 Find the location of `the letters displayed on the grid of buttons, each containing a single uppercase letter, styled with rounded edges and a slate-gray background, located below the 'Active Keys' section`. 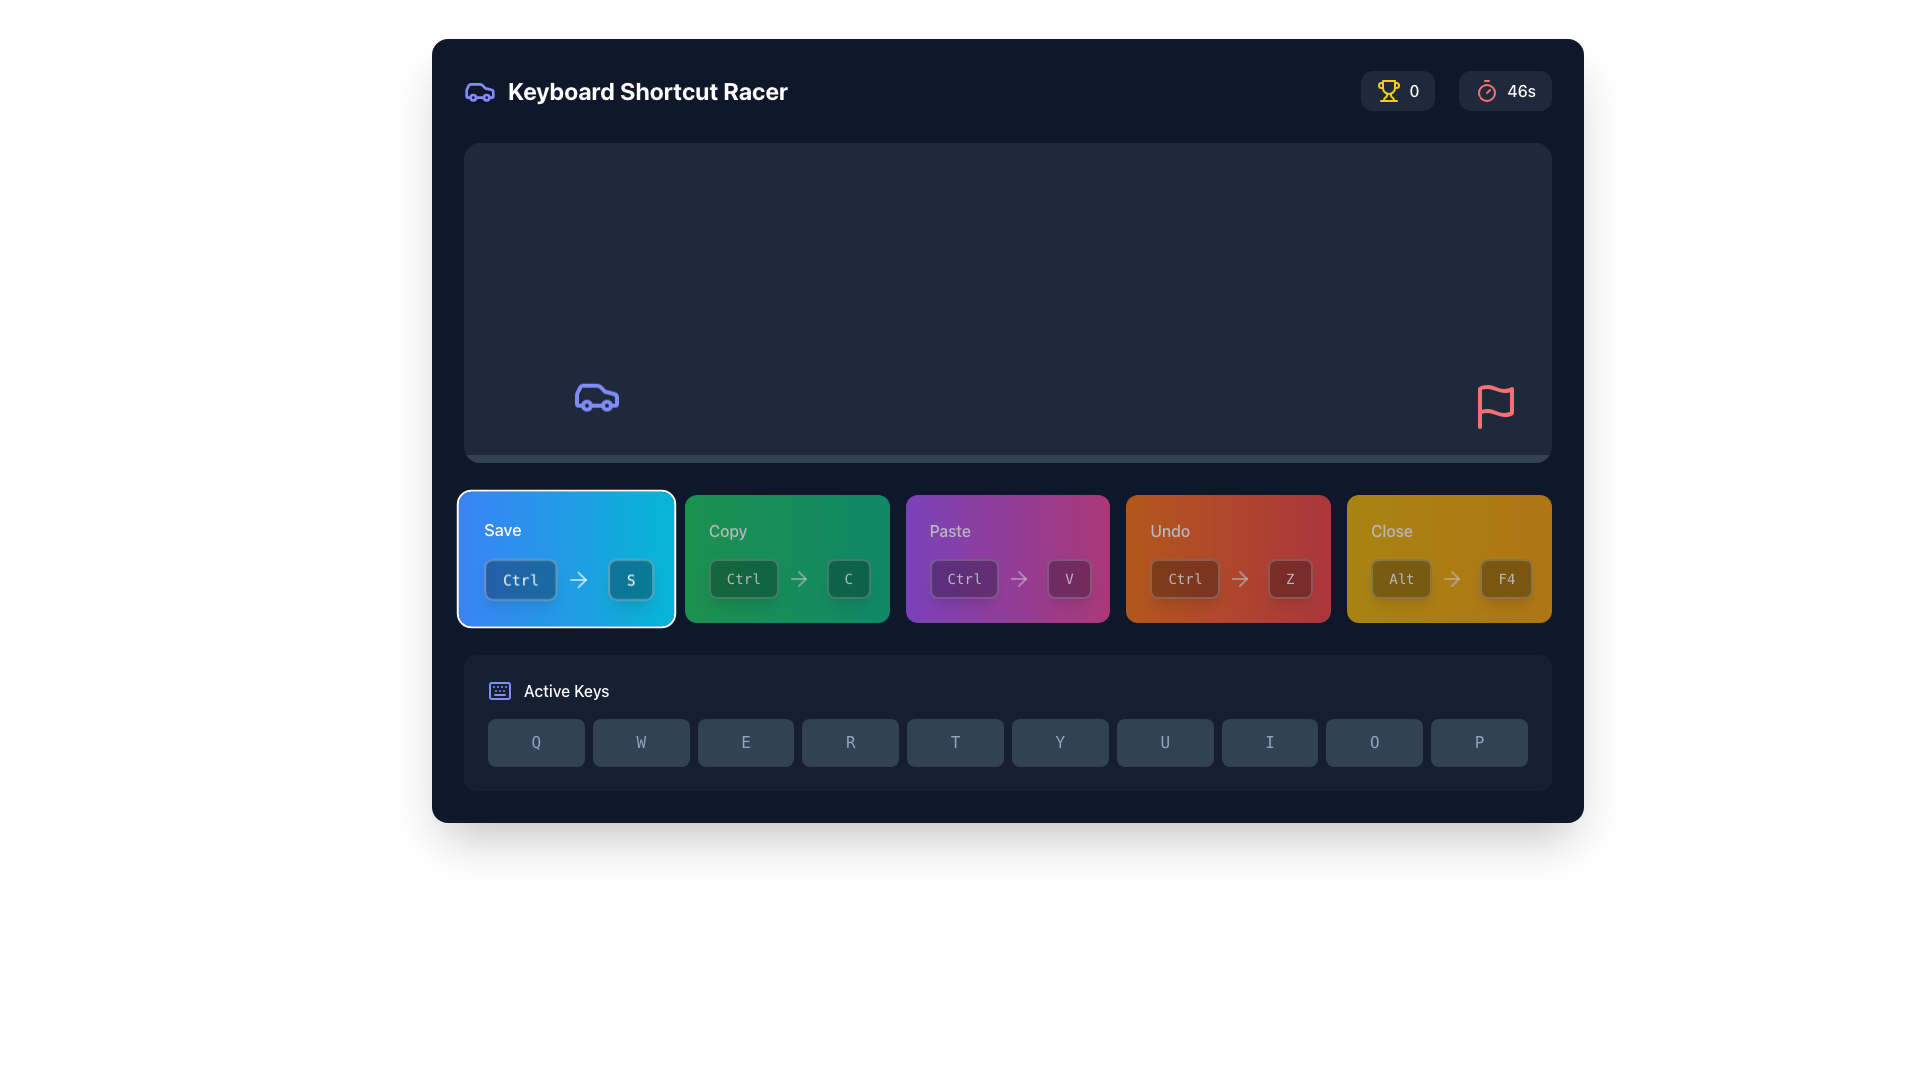

the letters displayed on the grid of buttons, each containing a single uppercase letter, styled with rounded edges and a slate-gray background, located below the 'Active Keys' section is located at coordinates (1008, 743).